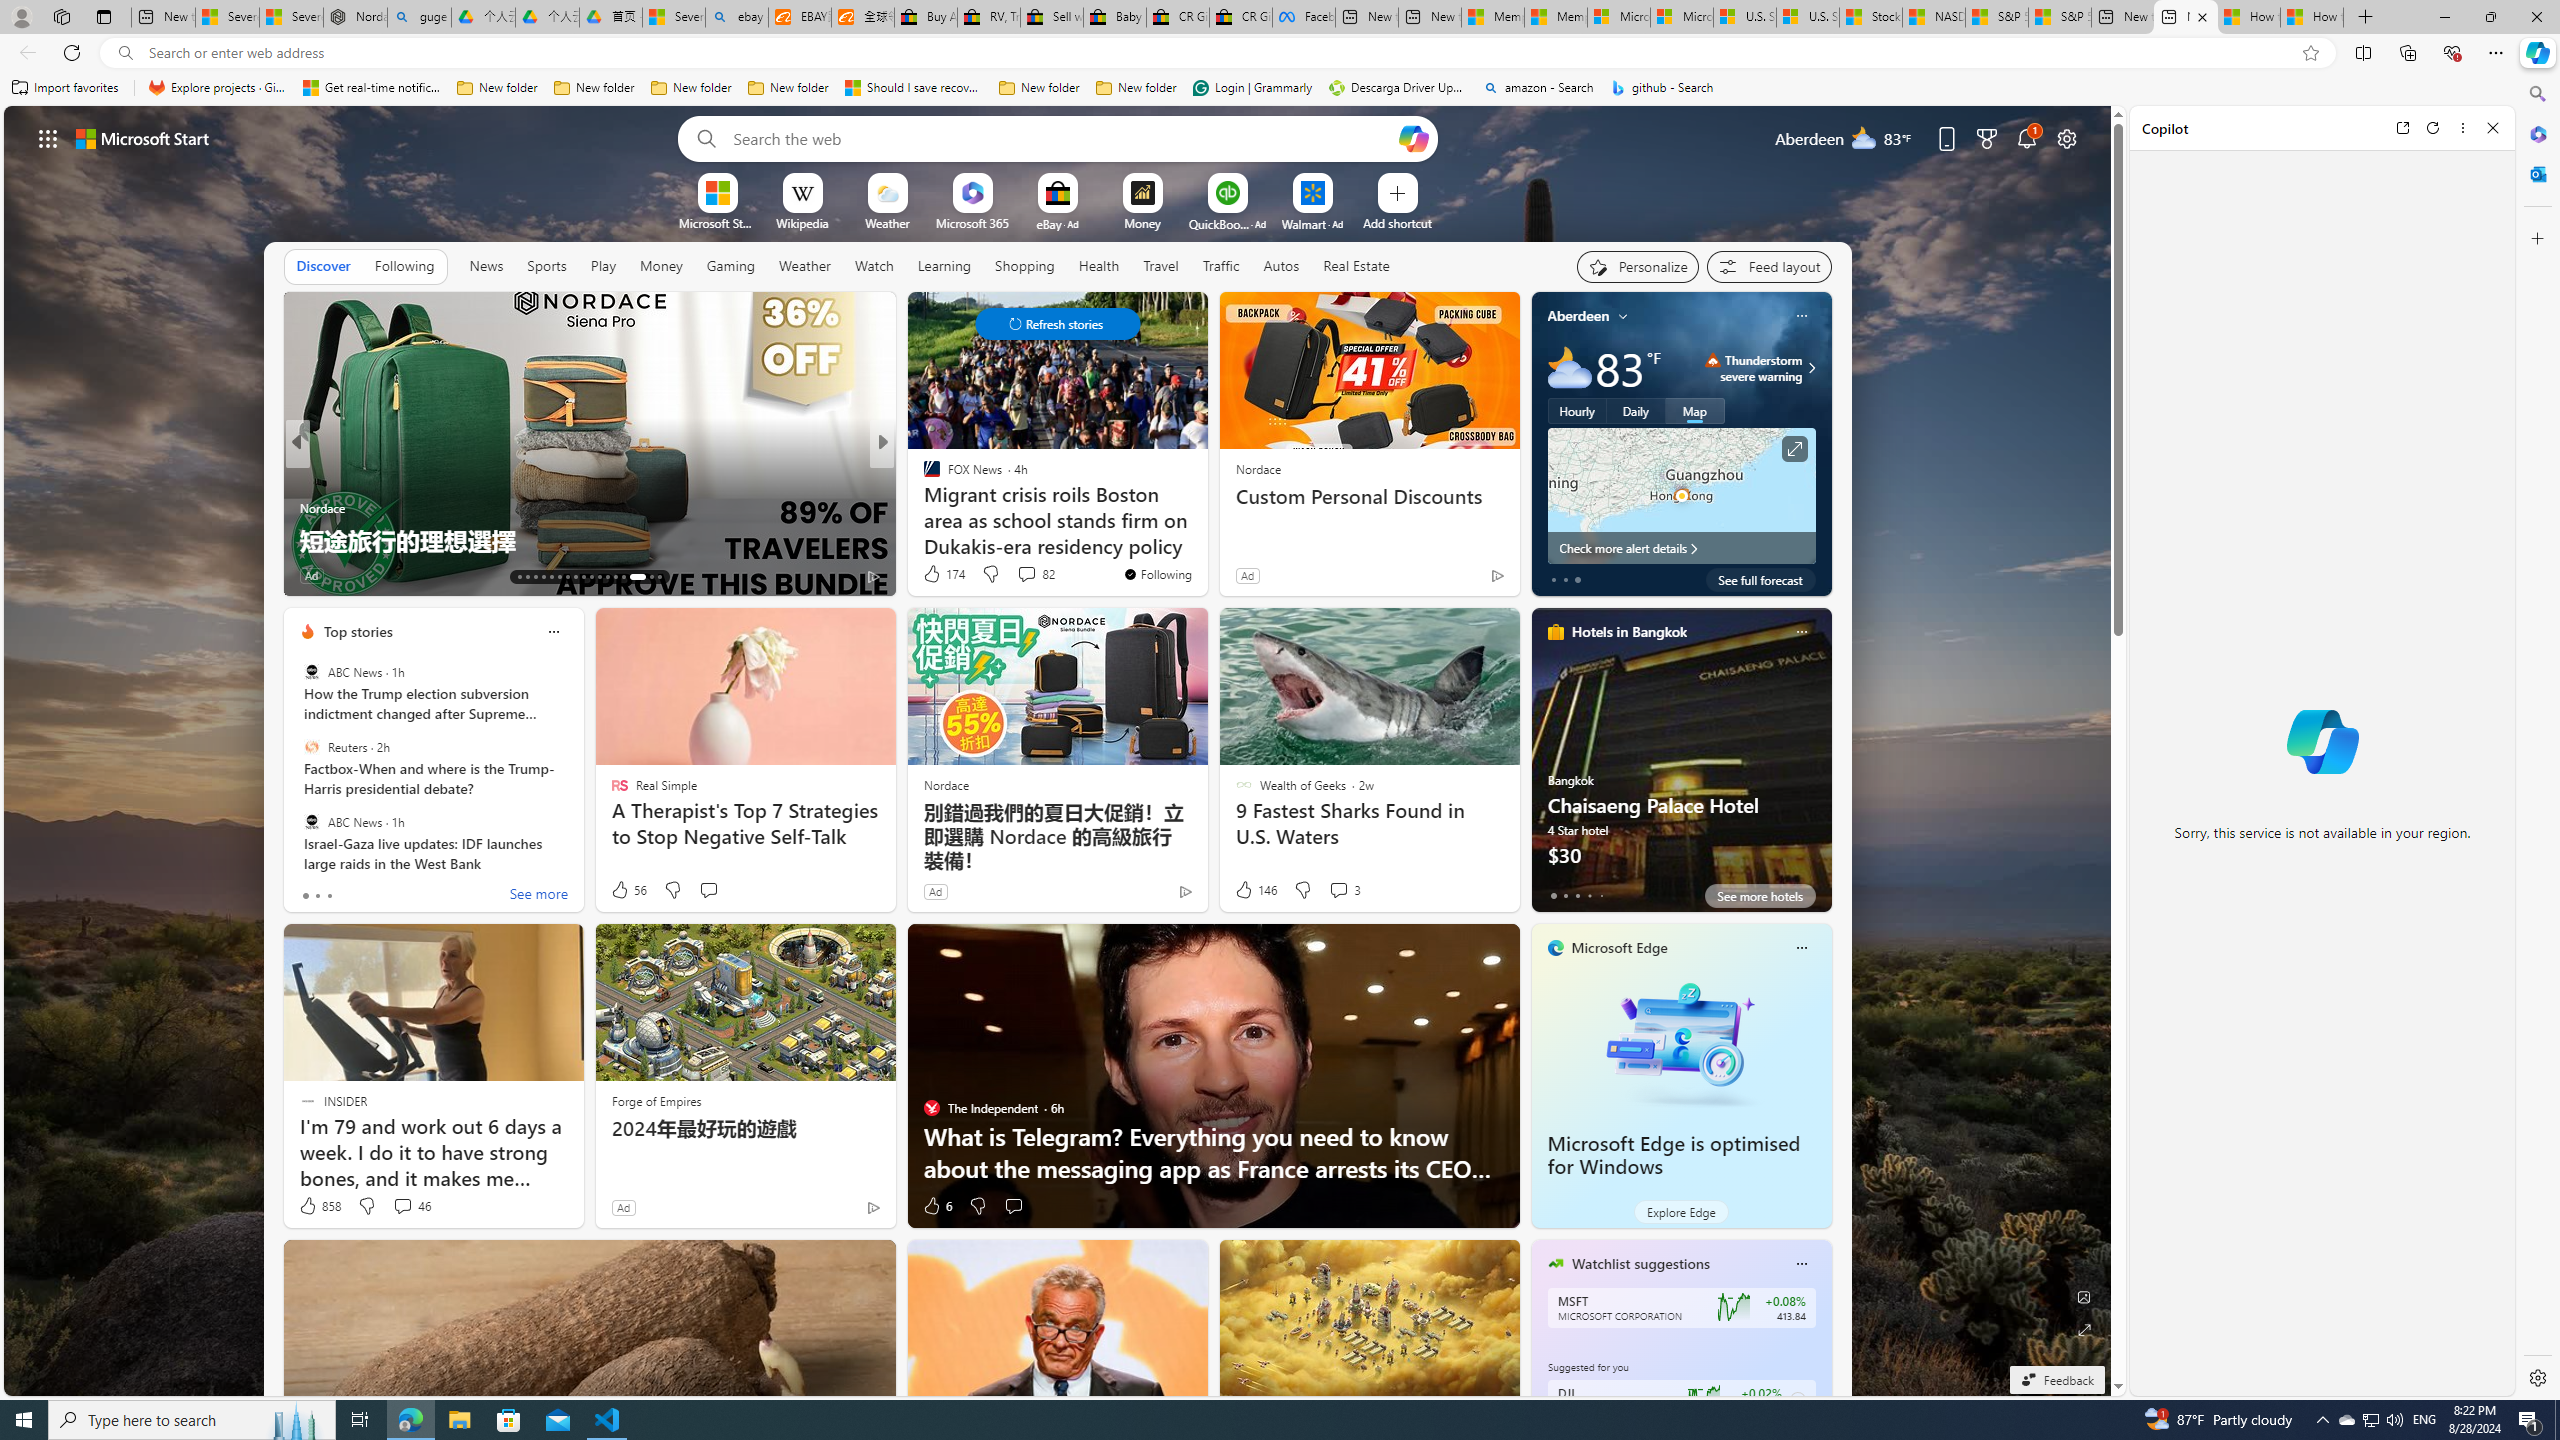 Image resolution: width=2560 pixels, height=1440 pixels. Describe the element at coordinates (1395, 222) in the screenshot. I see `'Add a site'` at that location.